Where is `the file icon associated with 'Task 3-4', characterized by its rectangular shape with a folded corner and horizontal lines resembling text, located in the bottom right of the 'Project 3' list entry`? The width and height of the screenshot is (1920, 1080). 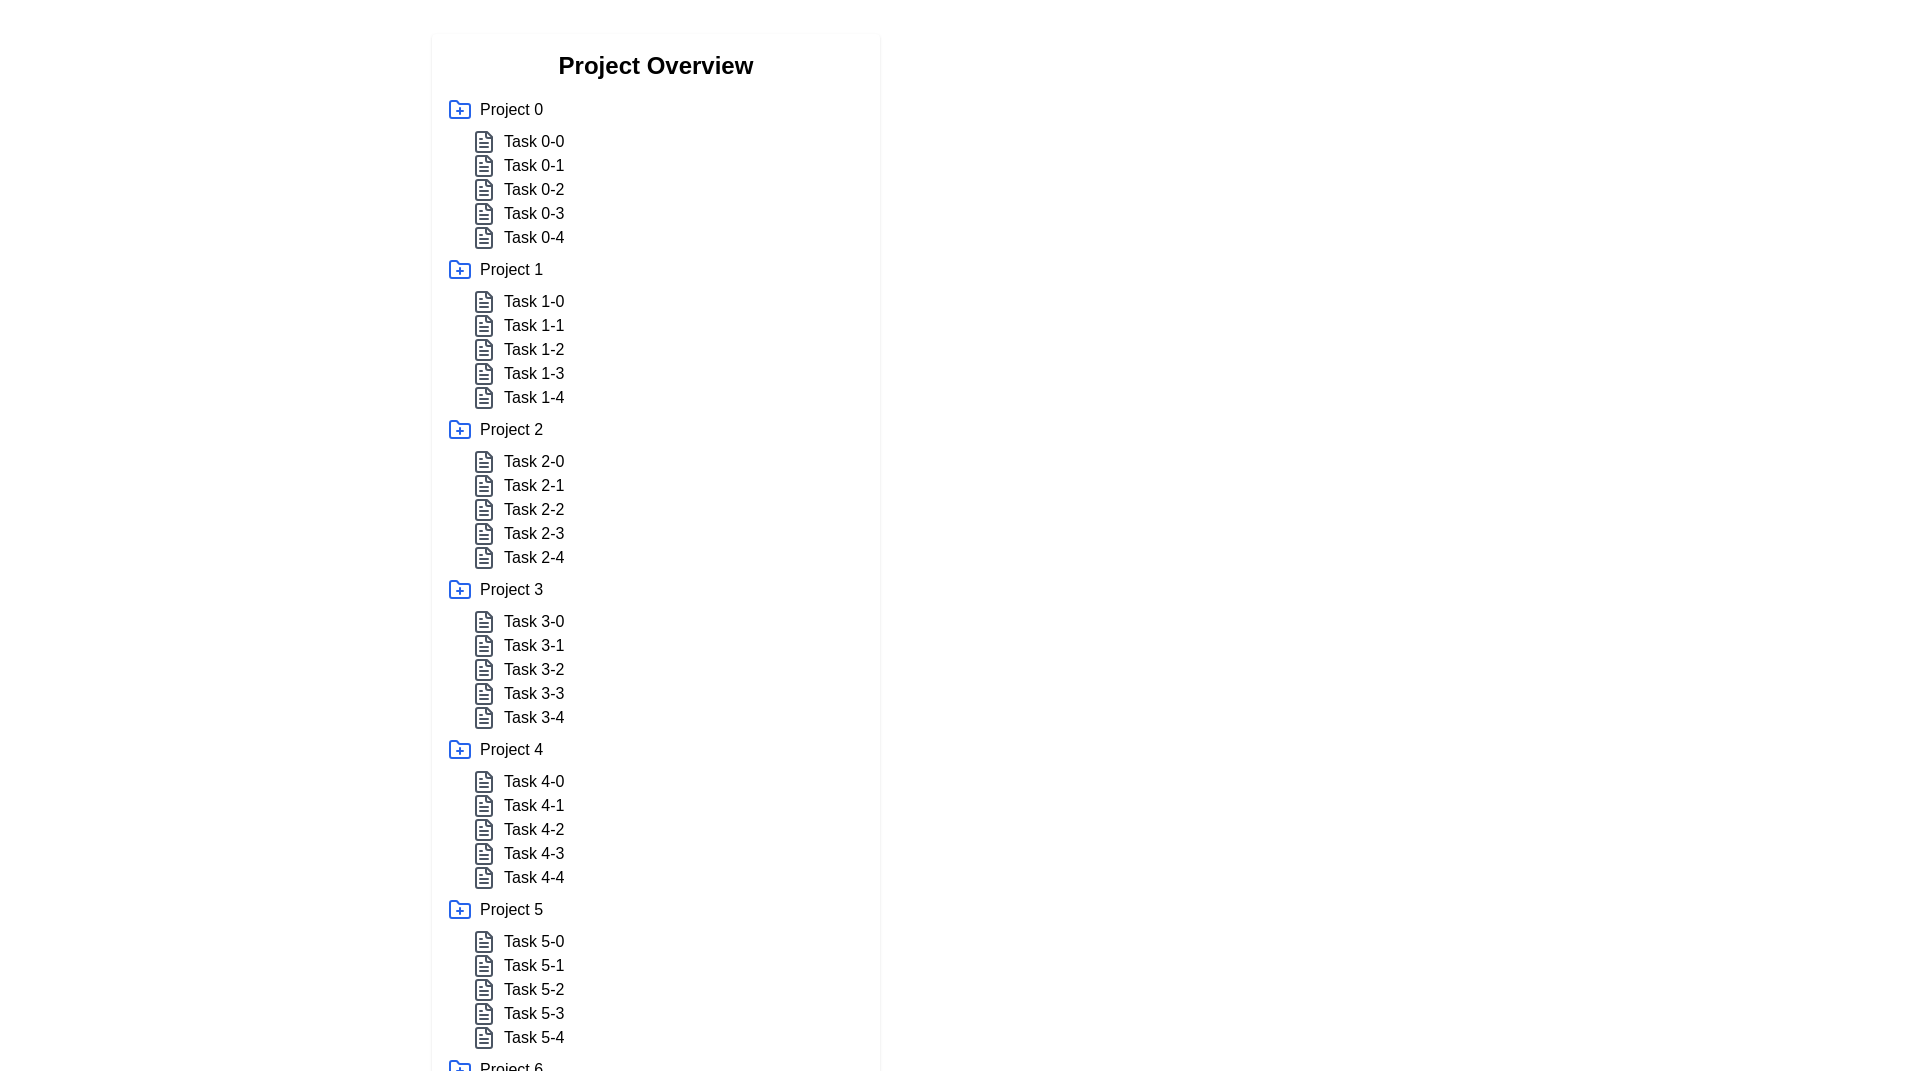
the file icon associated with 'Task 3-4', characterized by its rectangular shape with a folded corner and horizontal lines resembling text, located in the bottom right of the 'Project 3' list entry is located at coordinates (484, 716).